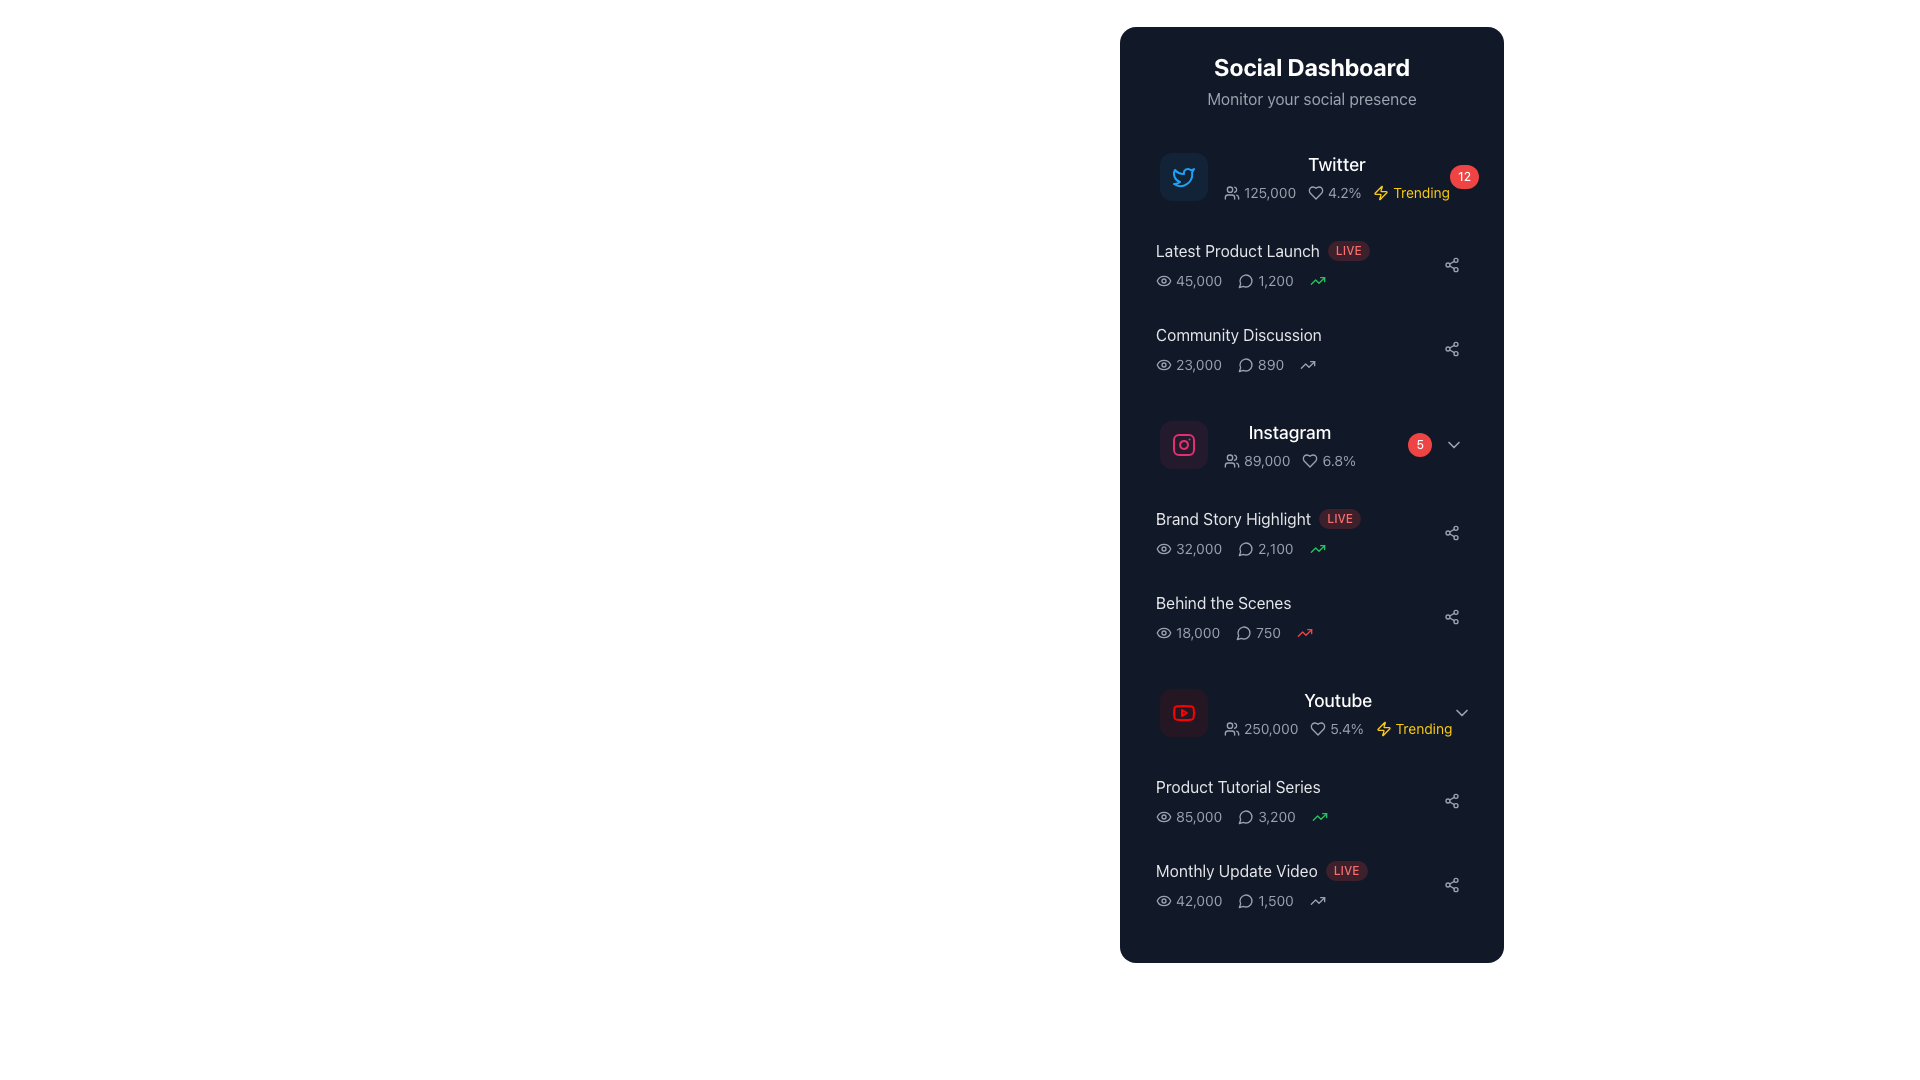 This screenshot has height=1080, width=1920. Describe the element at coordinates (1338, 700) in the screenshot. I see `the 'Youtube' text label displayed in white color with medium font weight and large font size, which is the sixth entry in the 'Social Dashboard' list` at that location.